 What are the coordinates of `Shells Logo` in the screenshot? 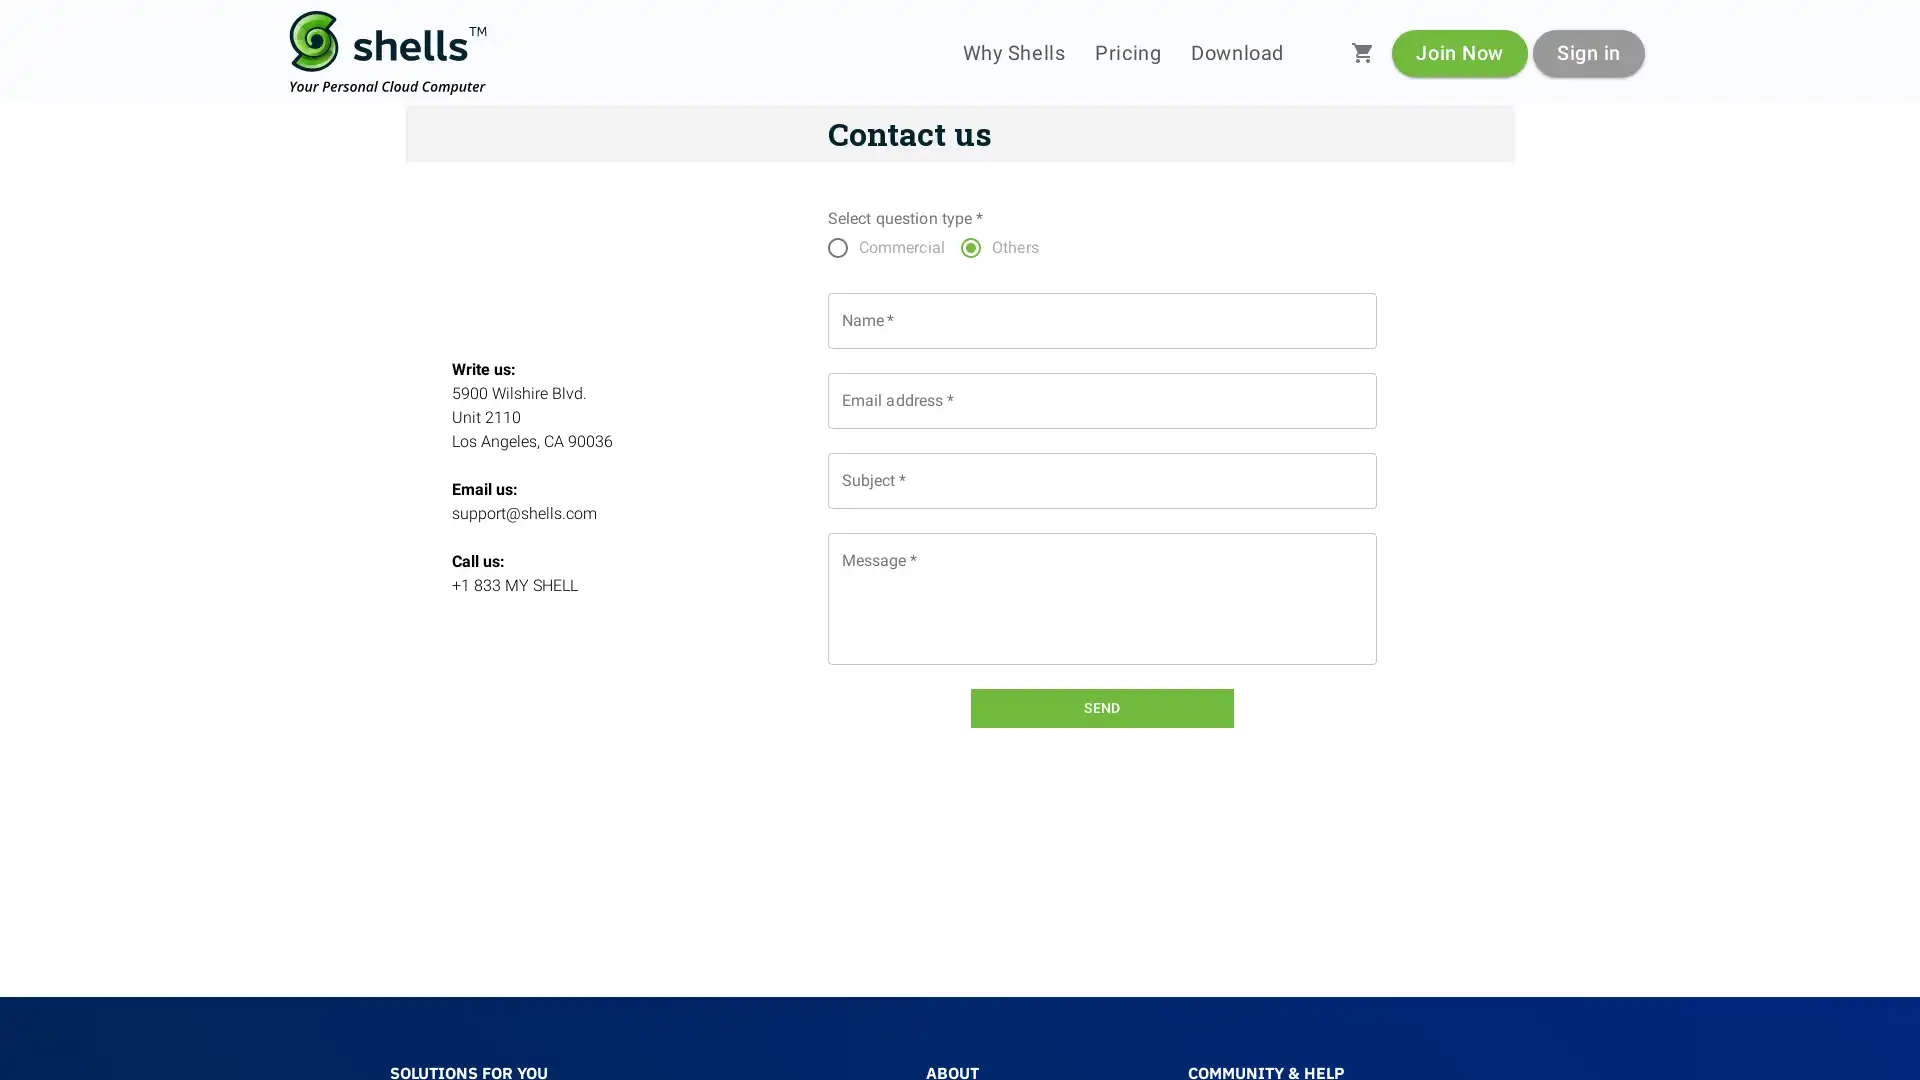 It's located at (388, 52).